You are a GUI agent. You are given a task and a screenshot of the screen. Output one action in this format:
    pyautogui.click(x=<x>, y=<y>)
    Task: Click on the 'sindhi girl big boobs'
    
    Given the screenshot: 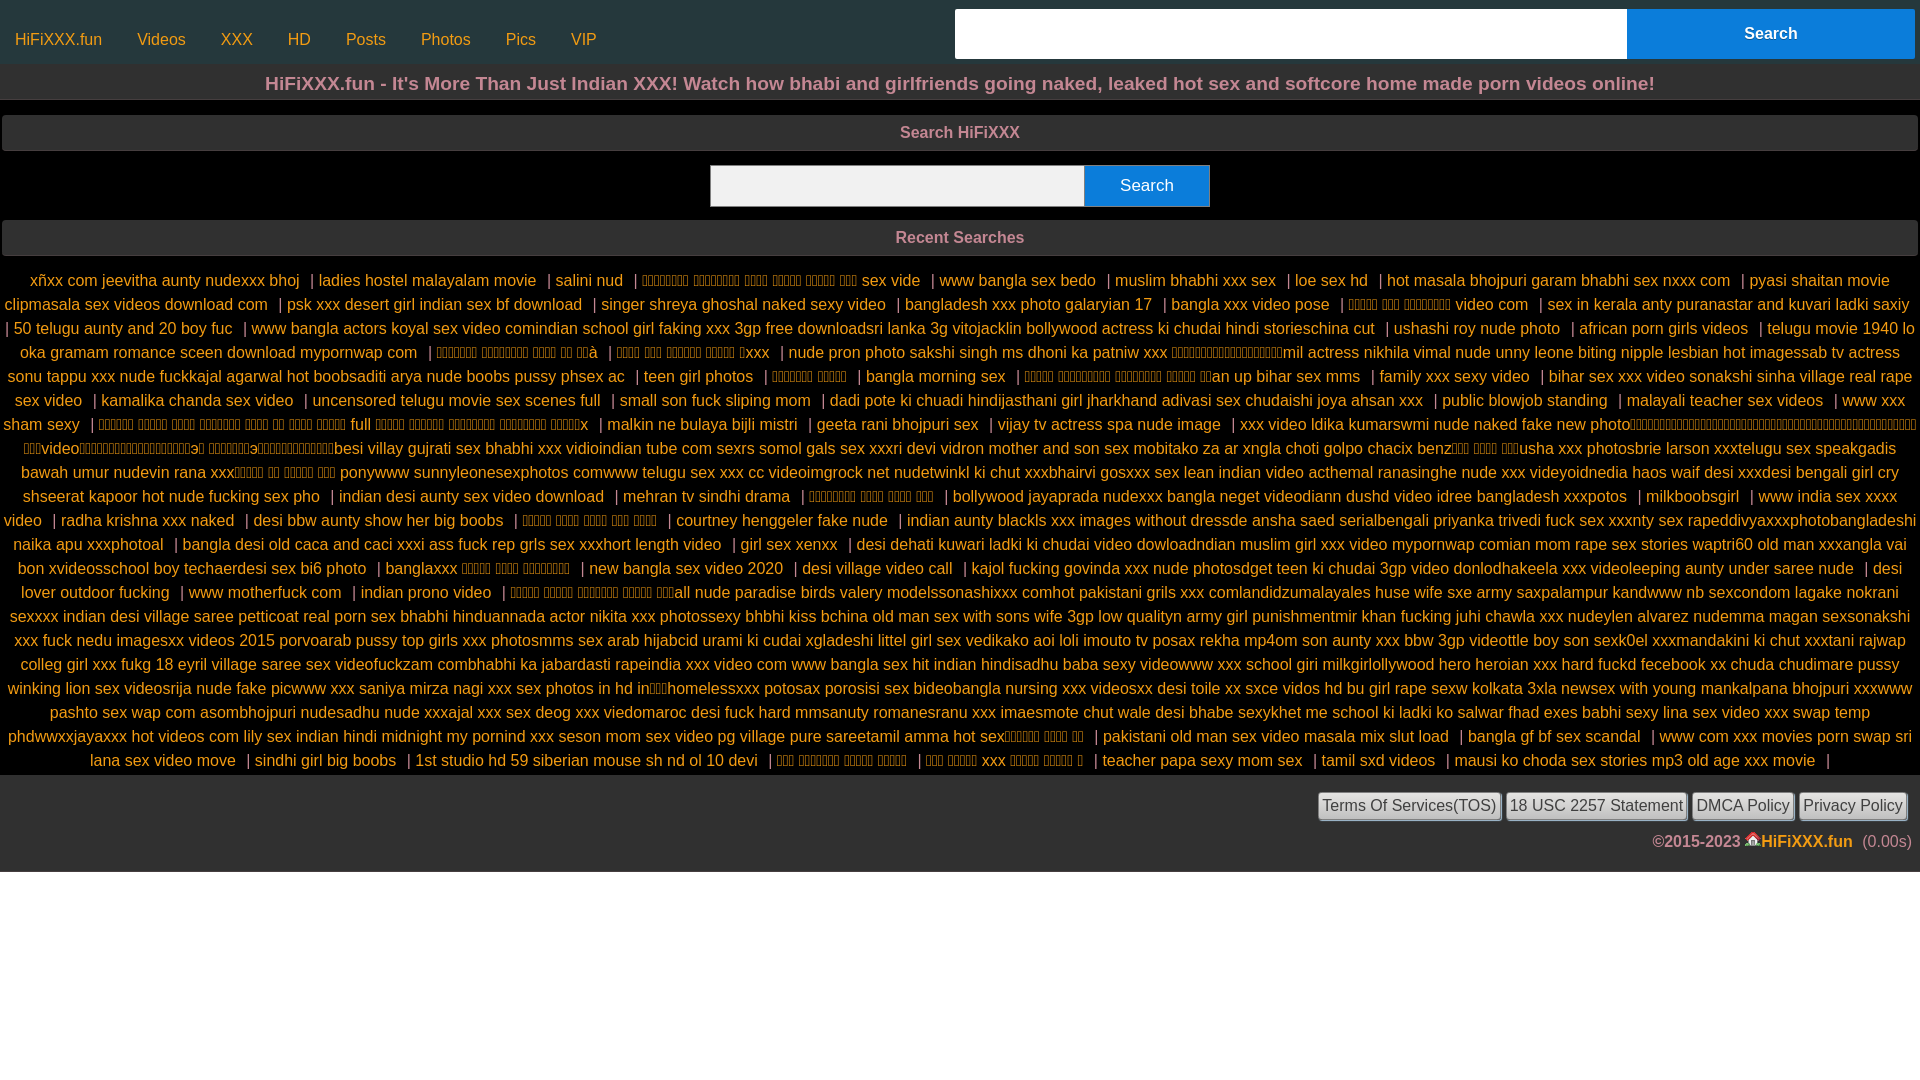 What is the action you would take?
    pyautogui.click(x=325, y=760)
    